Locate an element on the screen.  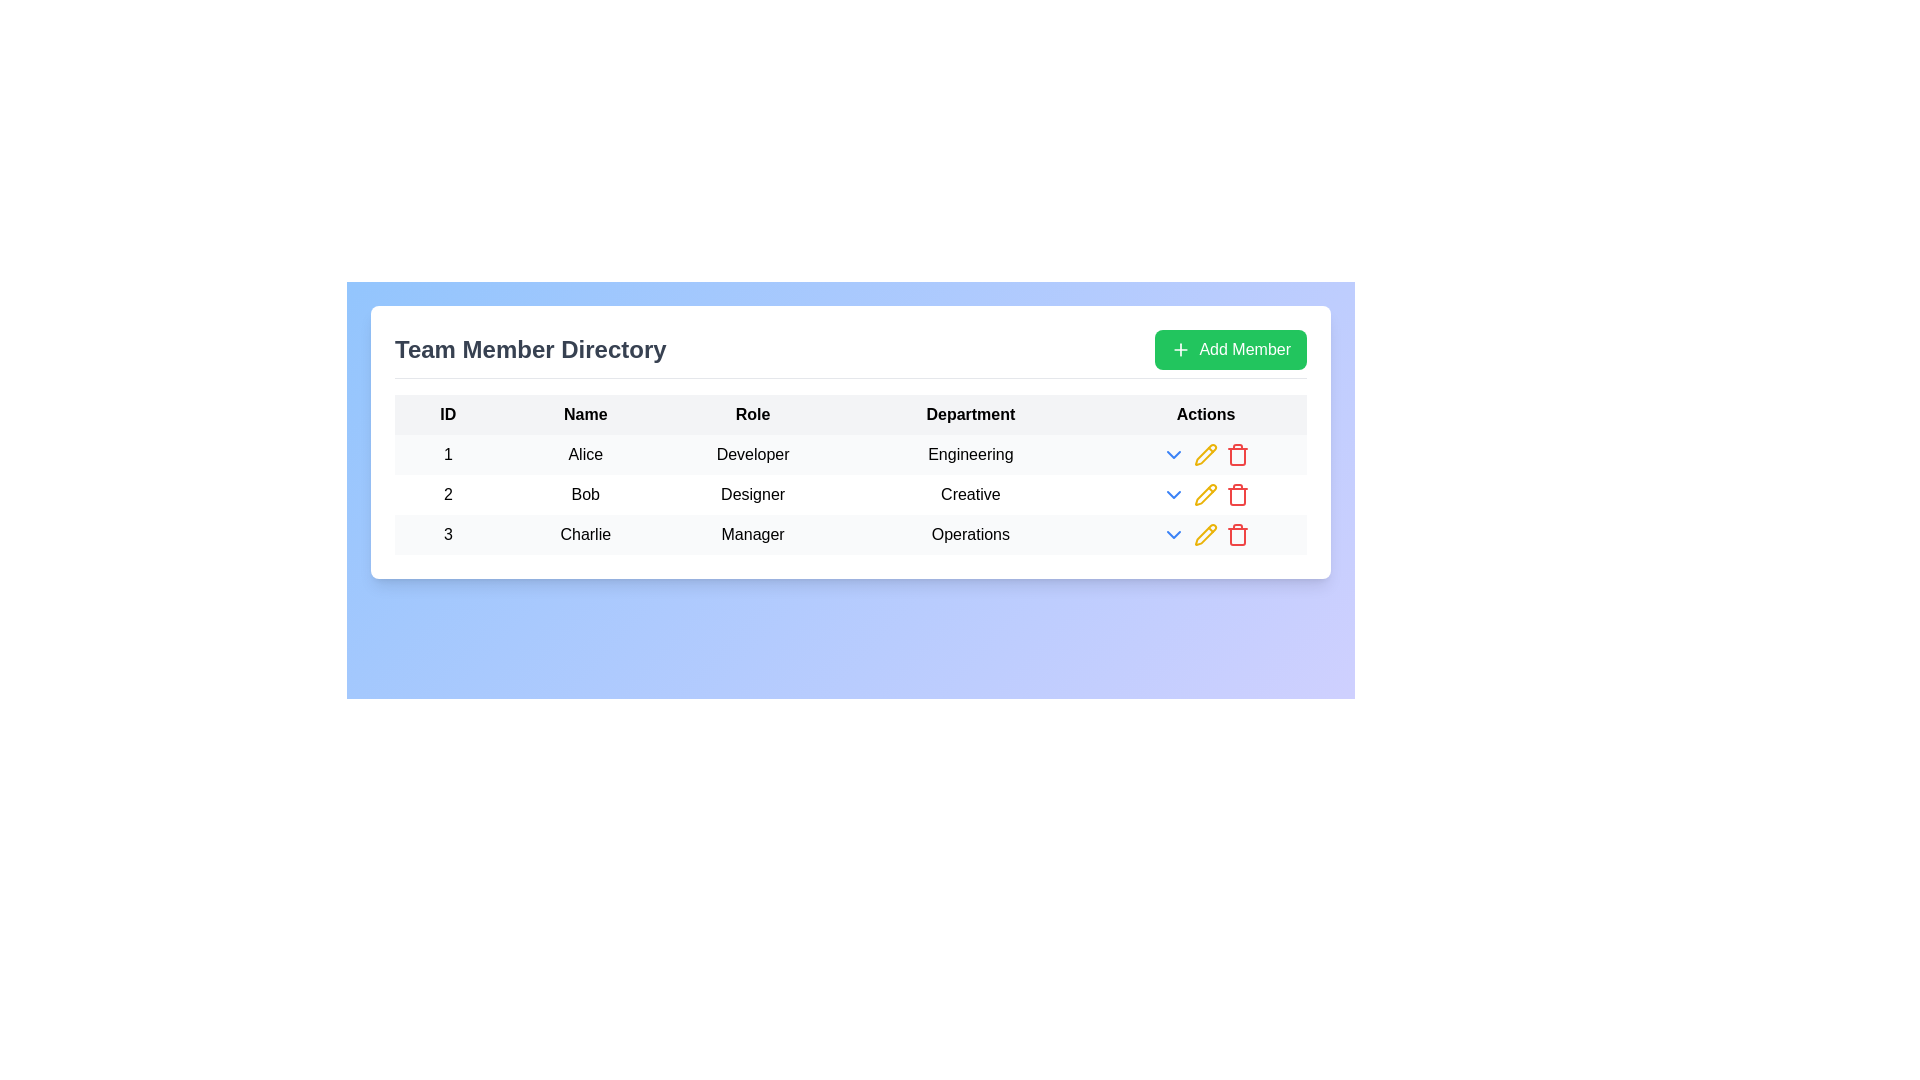
the text label displaying 'ID' in bold font, located in the top-left corner of the table's header row is located at coordinates (447, 414).